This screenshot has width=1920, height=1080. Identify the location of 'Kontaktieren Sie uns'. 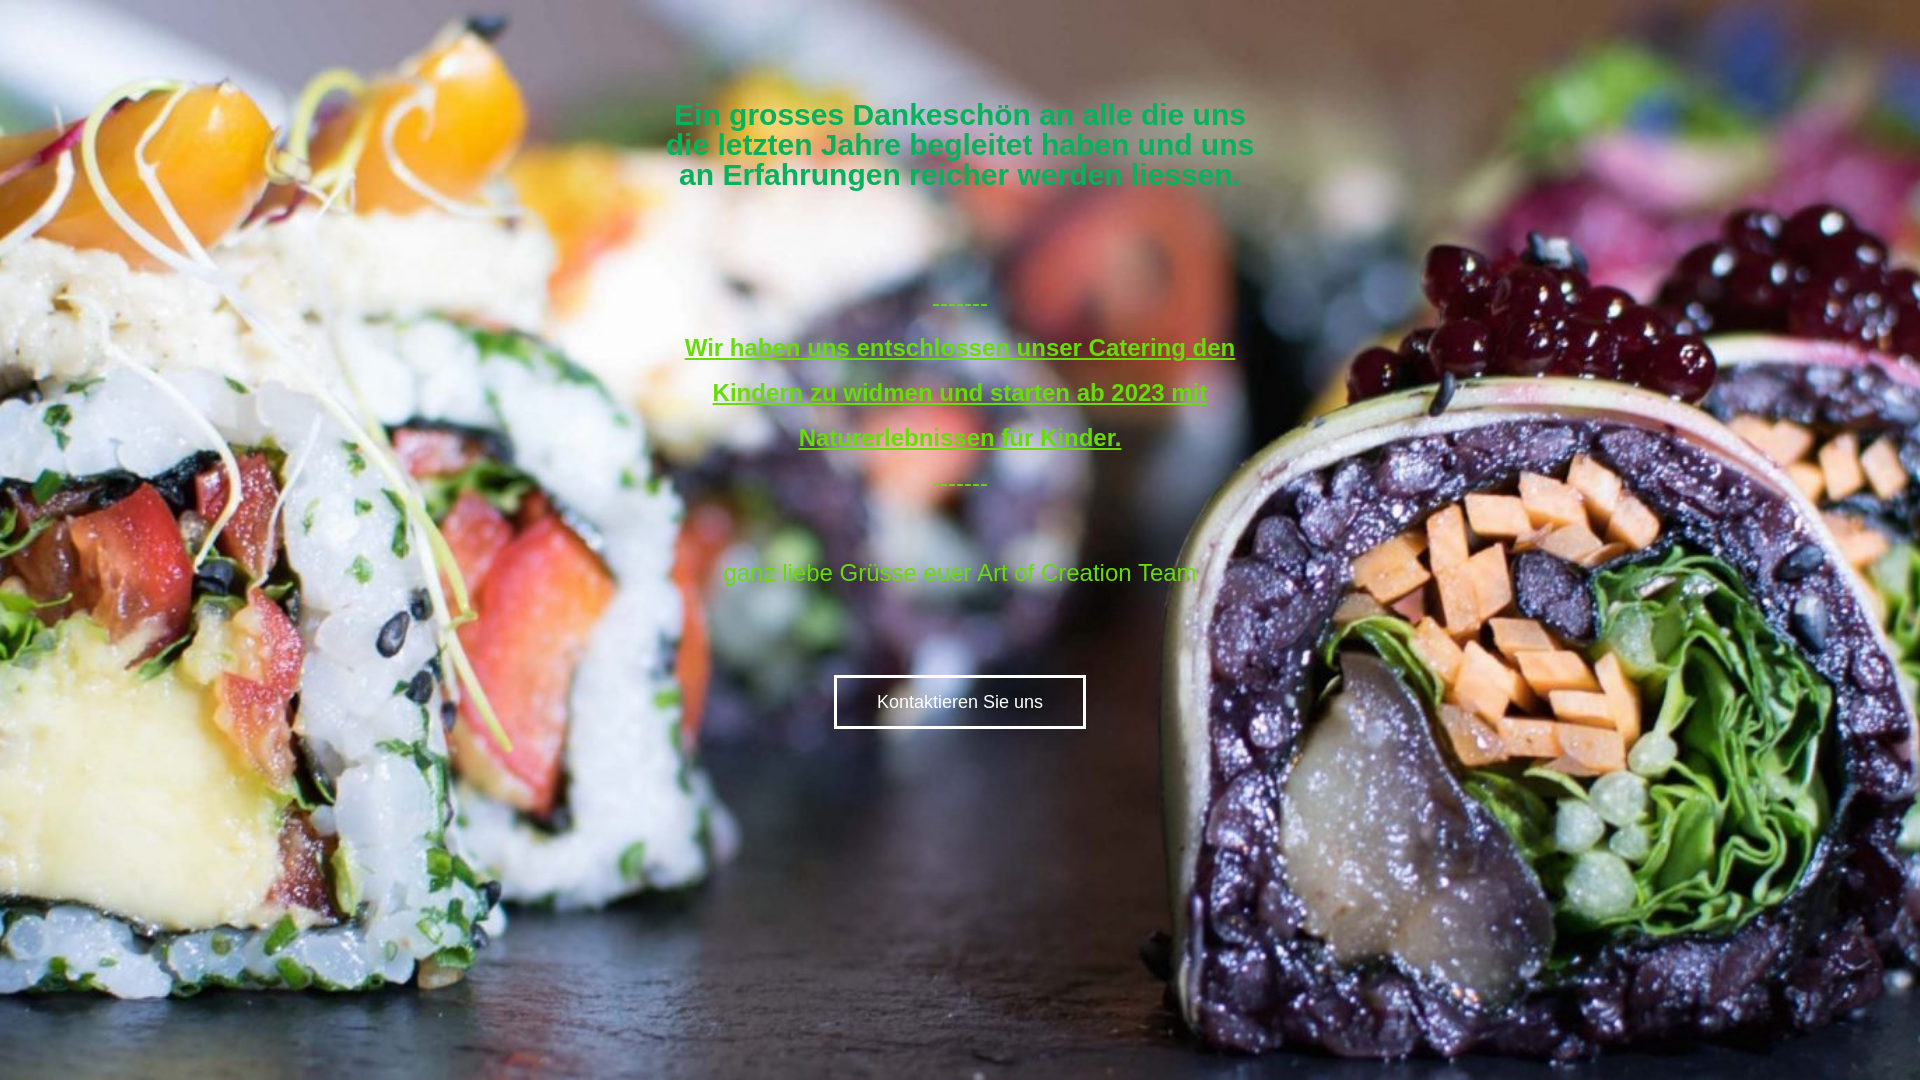
(960, 701).